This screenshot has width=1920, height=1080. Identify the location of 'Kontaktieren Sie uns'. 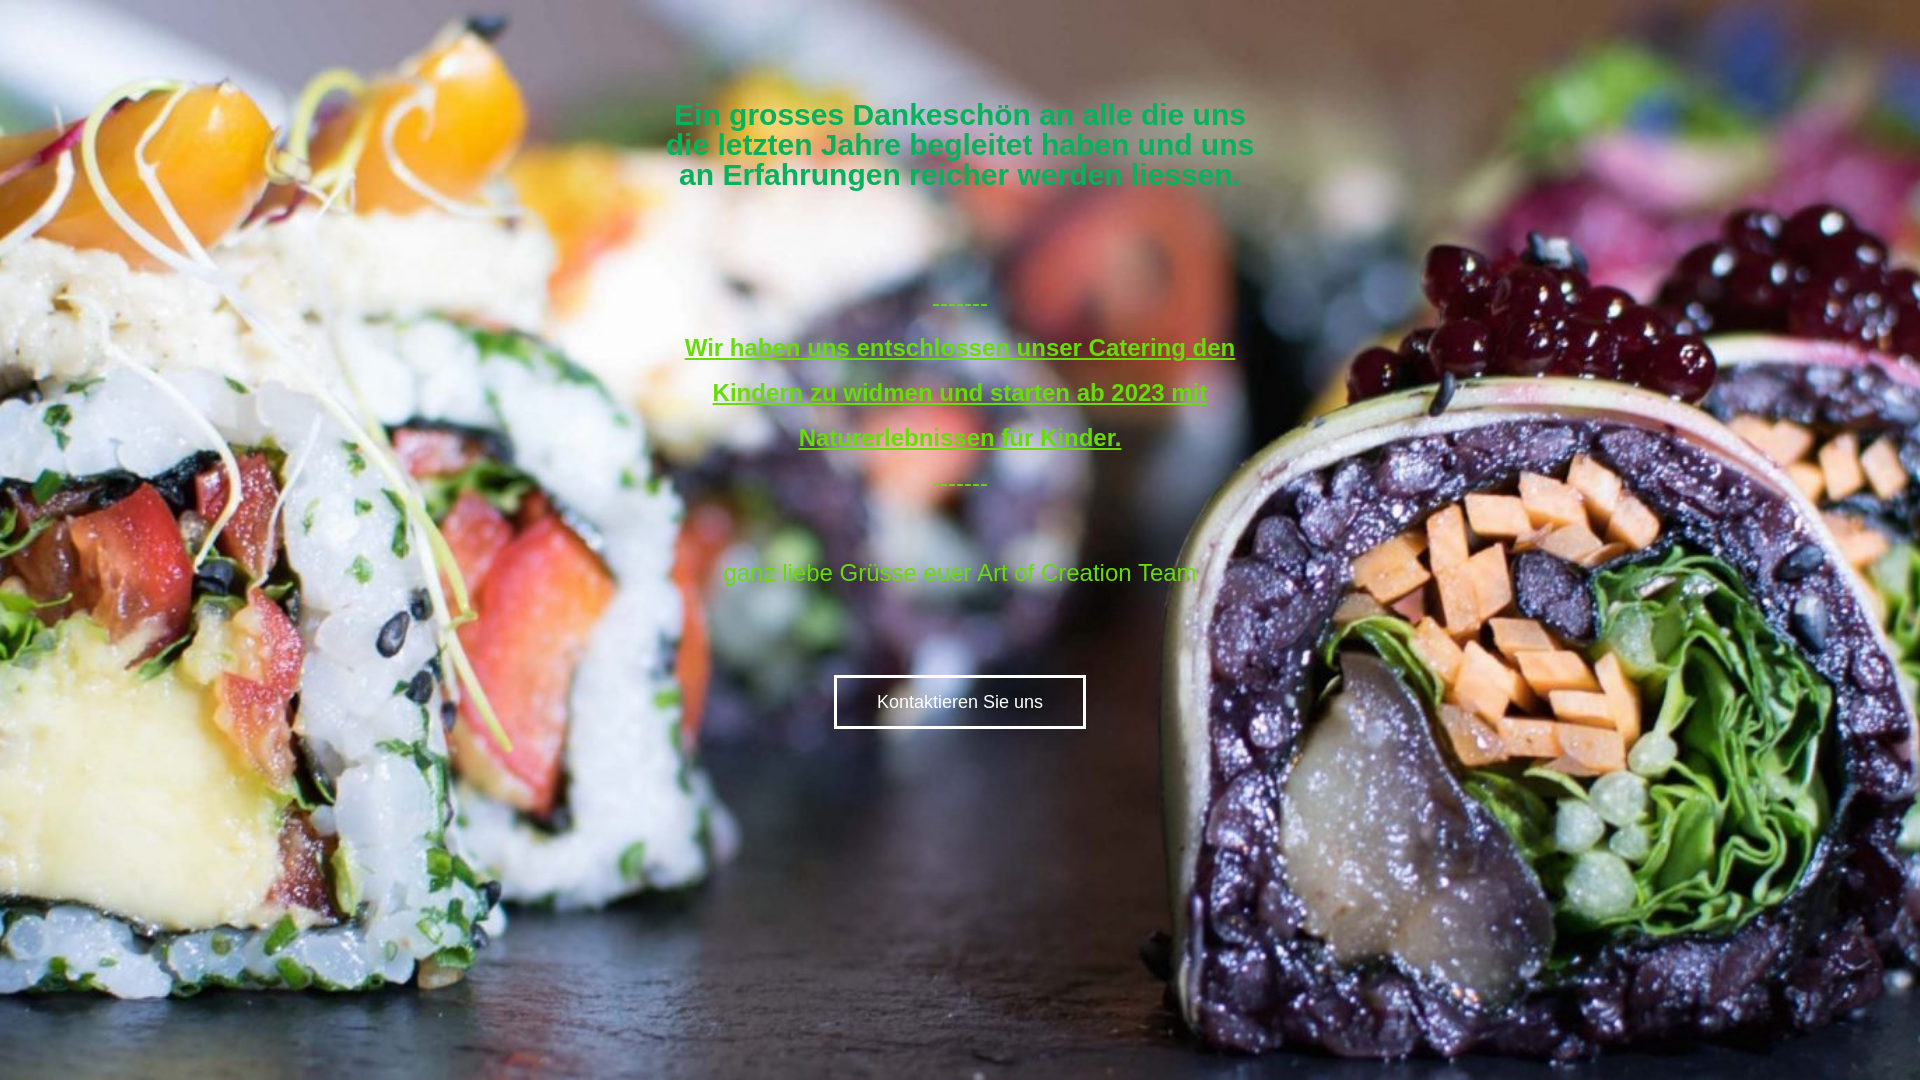
(960, 701).